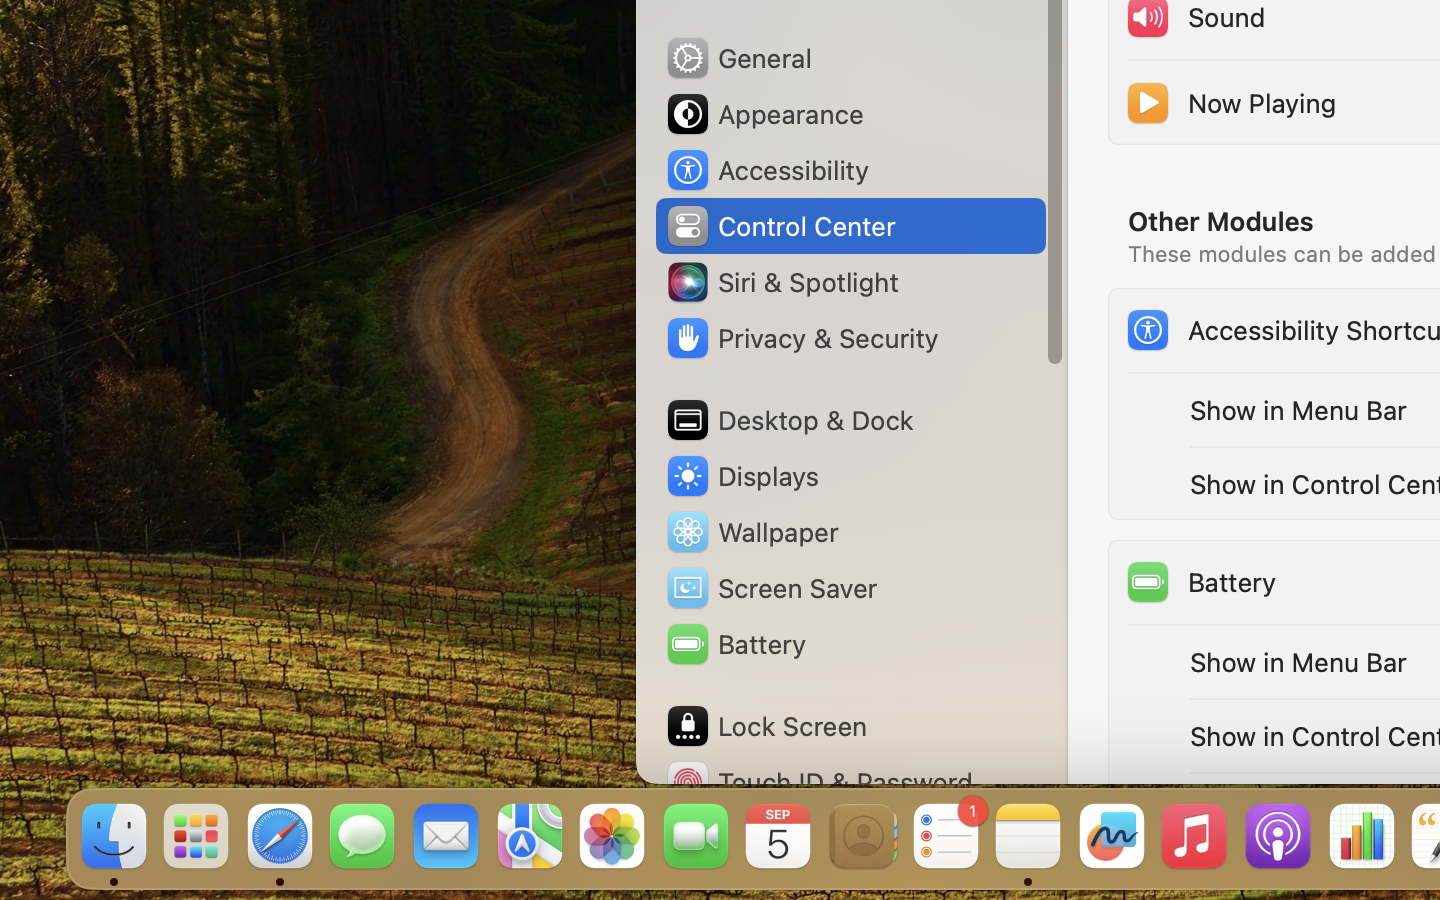 This screenshot has width=1440, height=900. I want to click on 'Wallpaper', so click(749, 530).